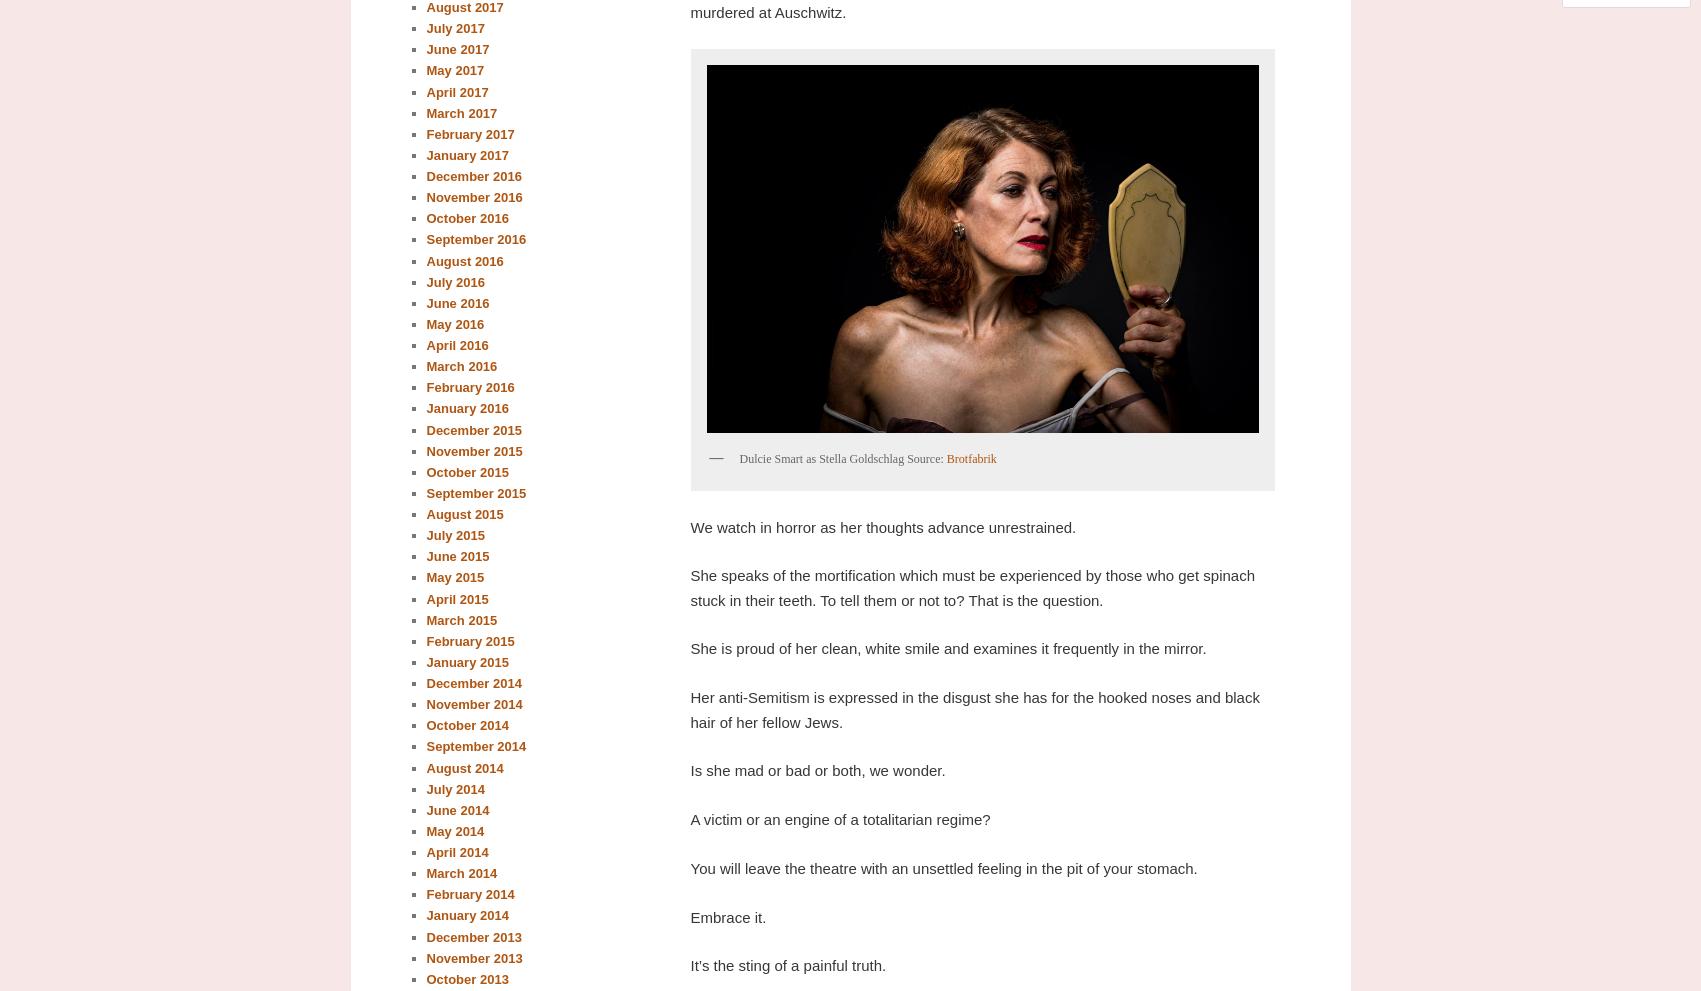  I want to click on 'December 2013', so click(472, 935).